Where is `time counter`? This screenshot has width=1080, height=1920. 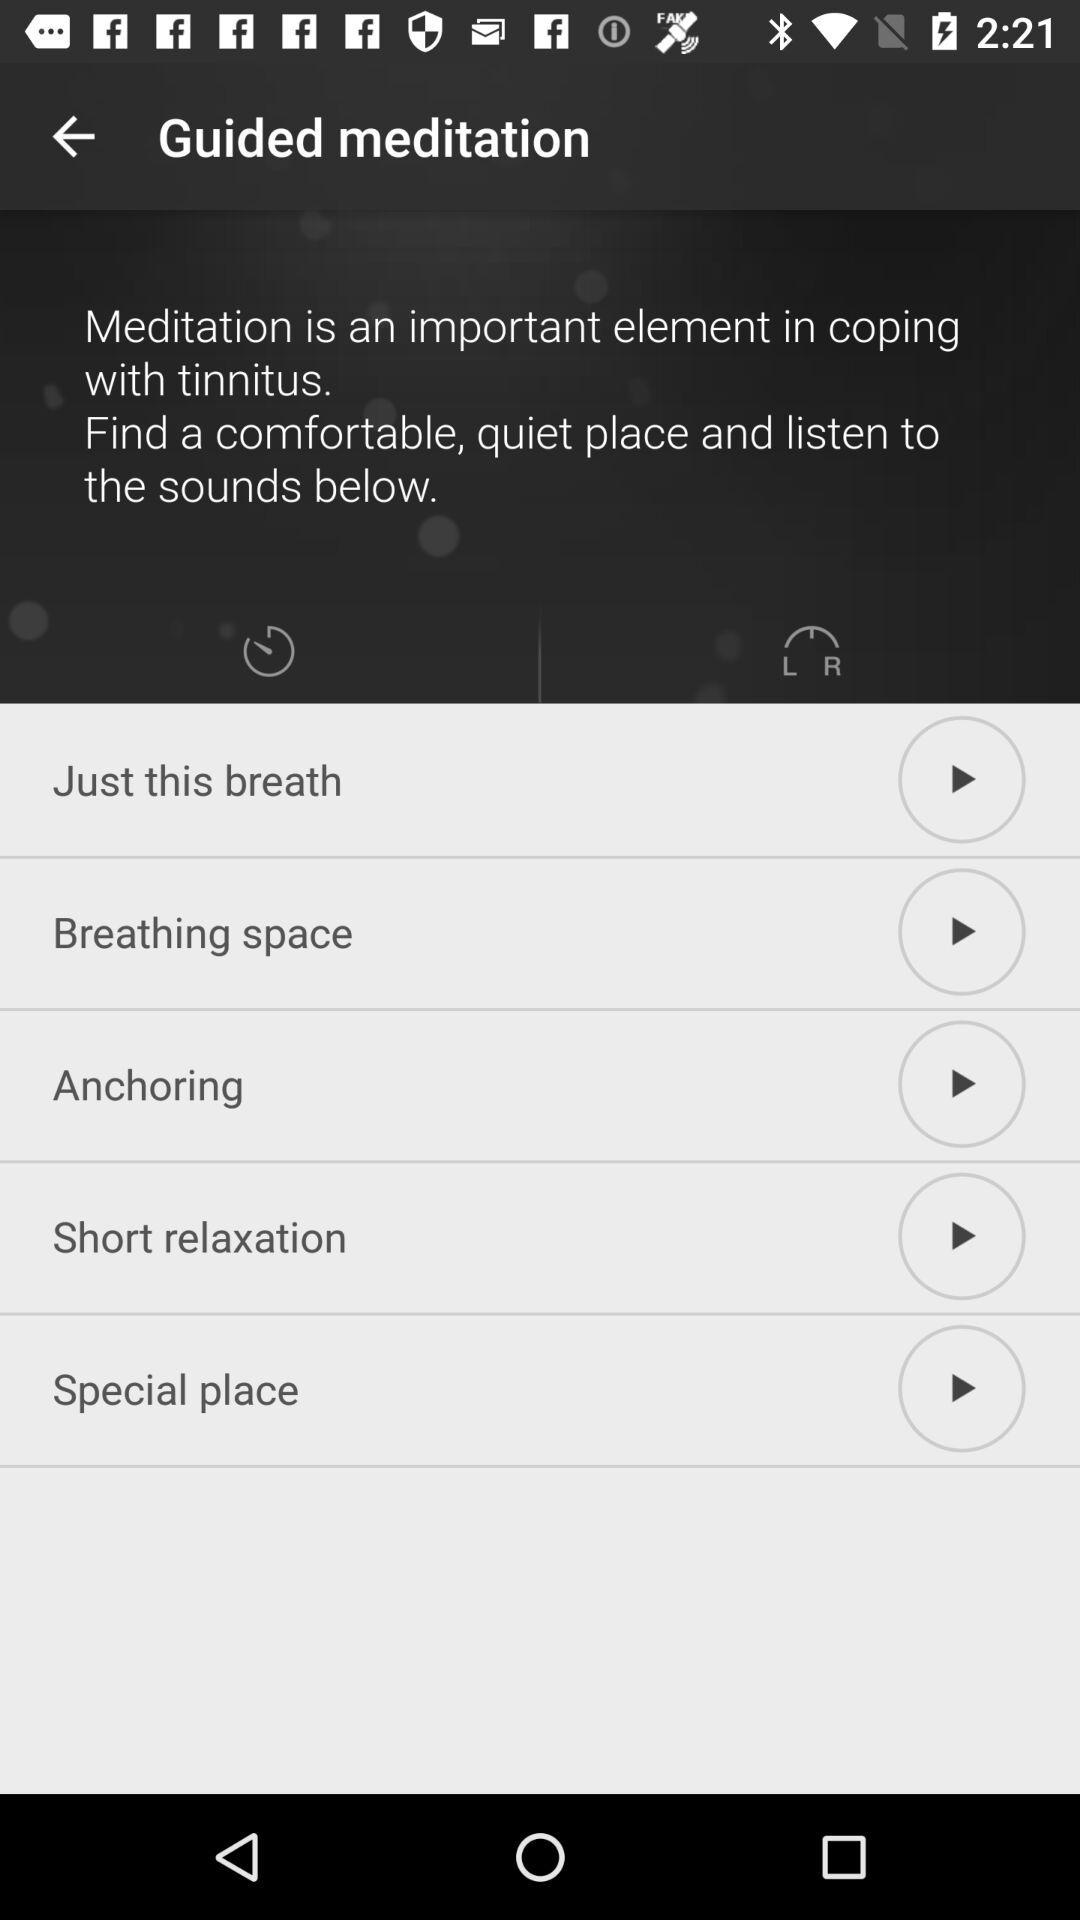 time counter is located at coordinates (267, 651).